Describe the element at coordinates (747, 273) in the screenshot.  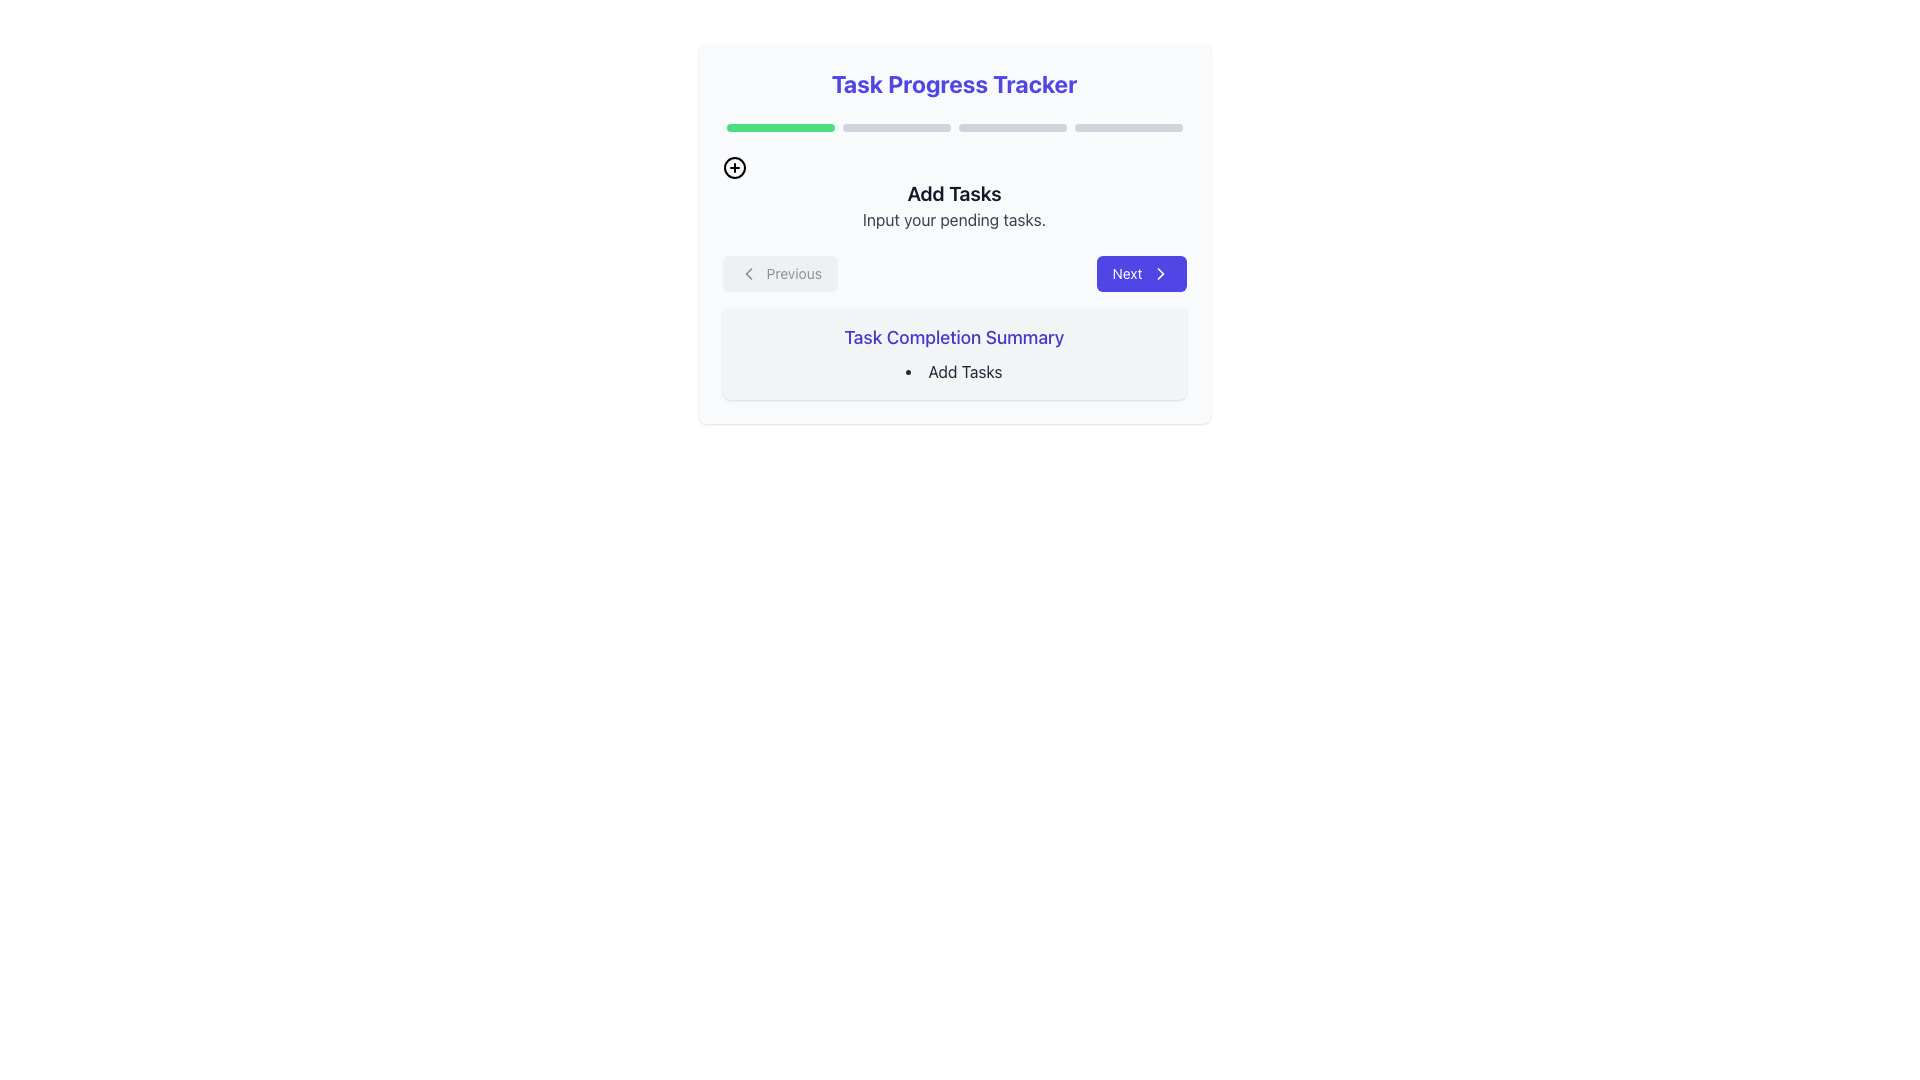
I see `the Icon located to the left of the 'Previous' button to potentially see a tooltip` at that location.